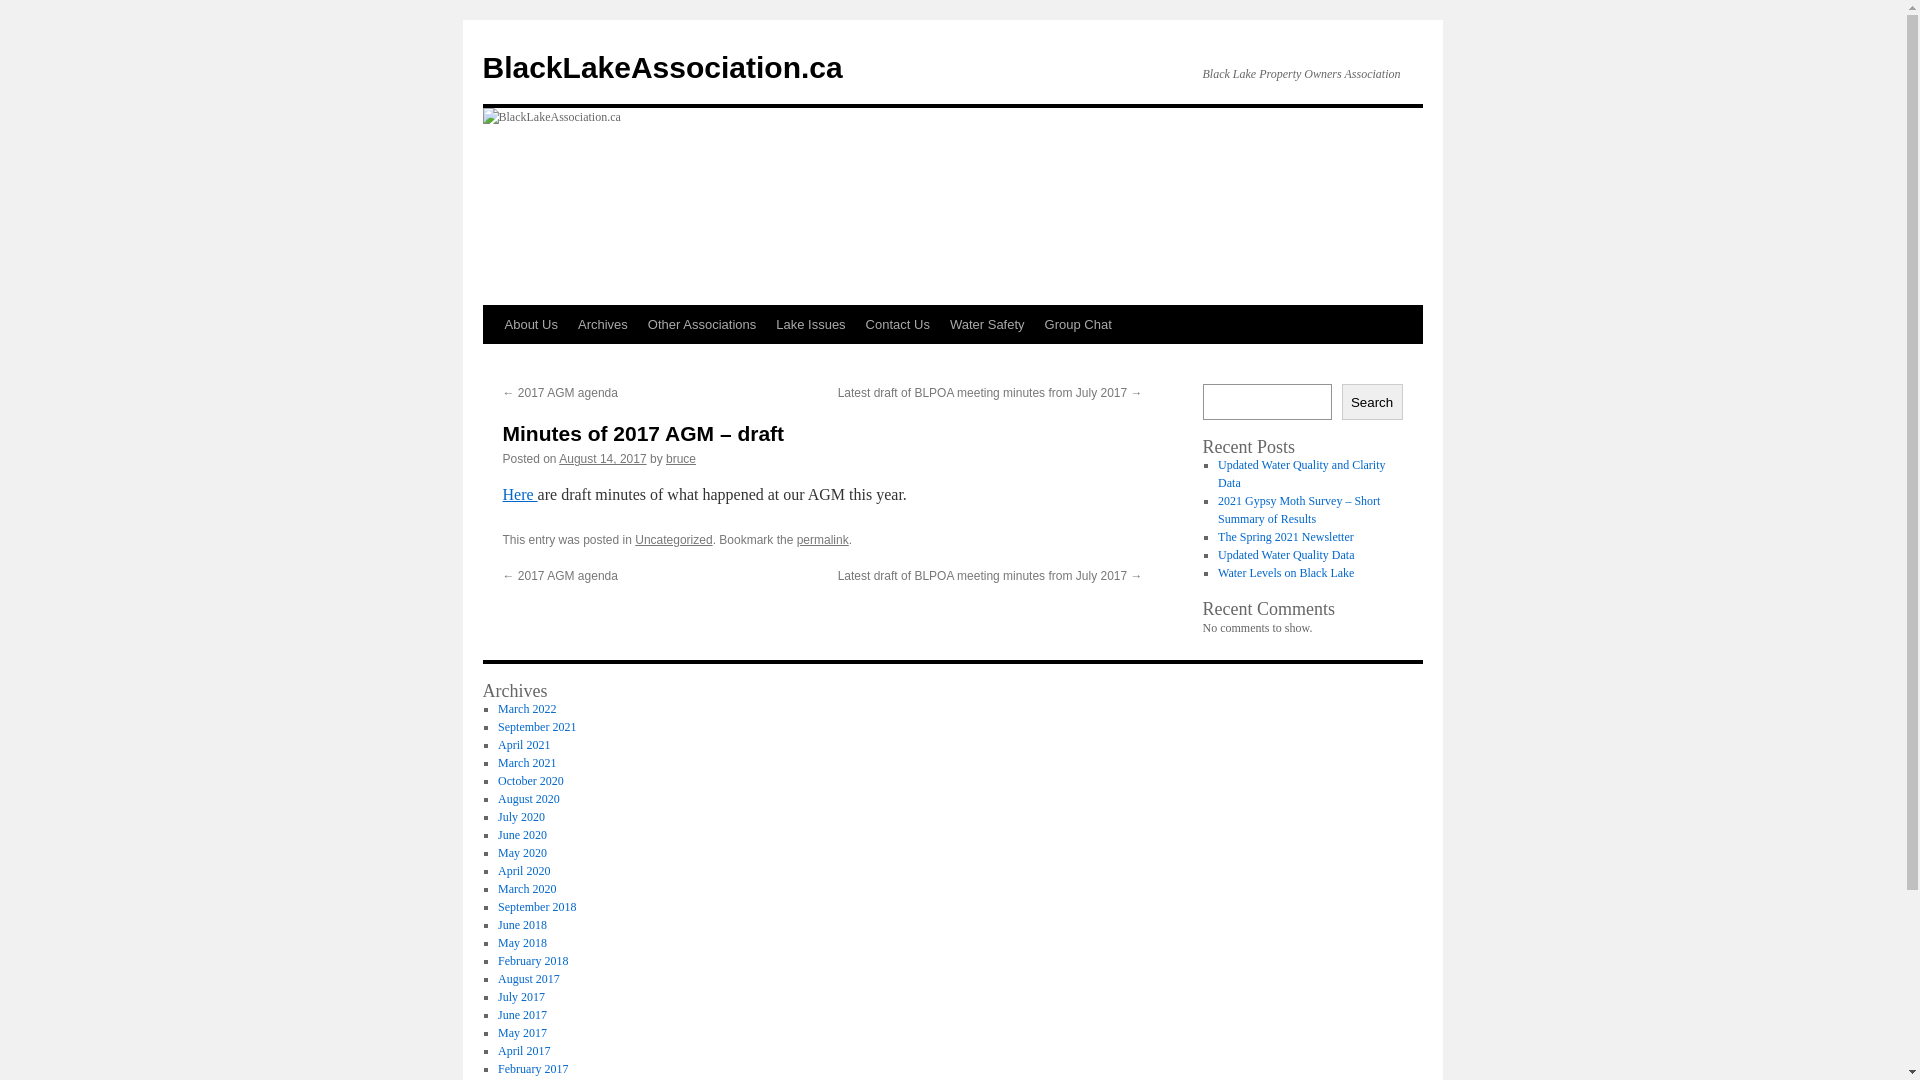 Image resolution: width=1920 pixels, height=1080 pixels. I want to click on 'Skip to content', so click(491, 362).